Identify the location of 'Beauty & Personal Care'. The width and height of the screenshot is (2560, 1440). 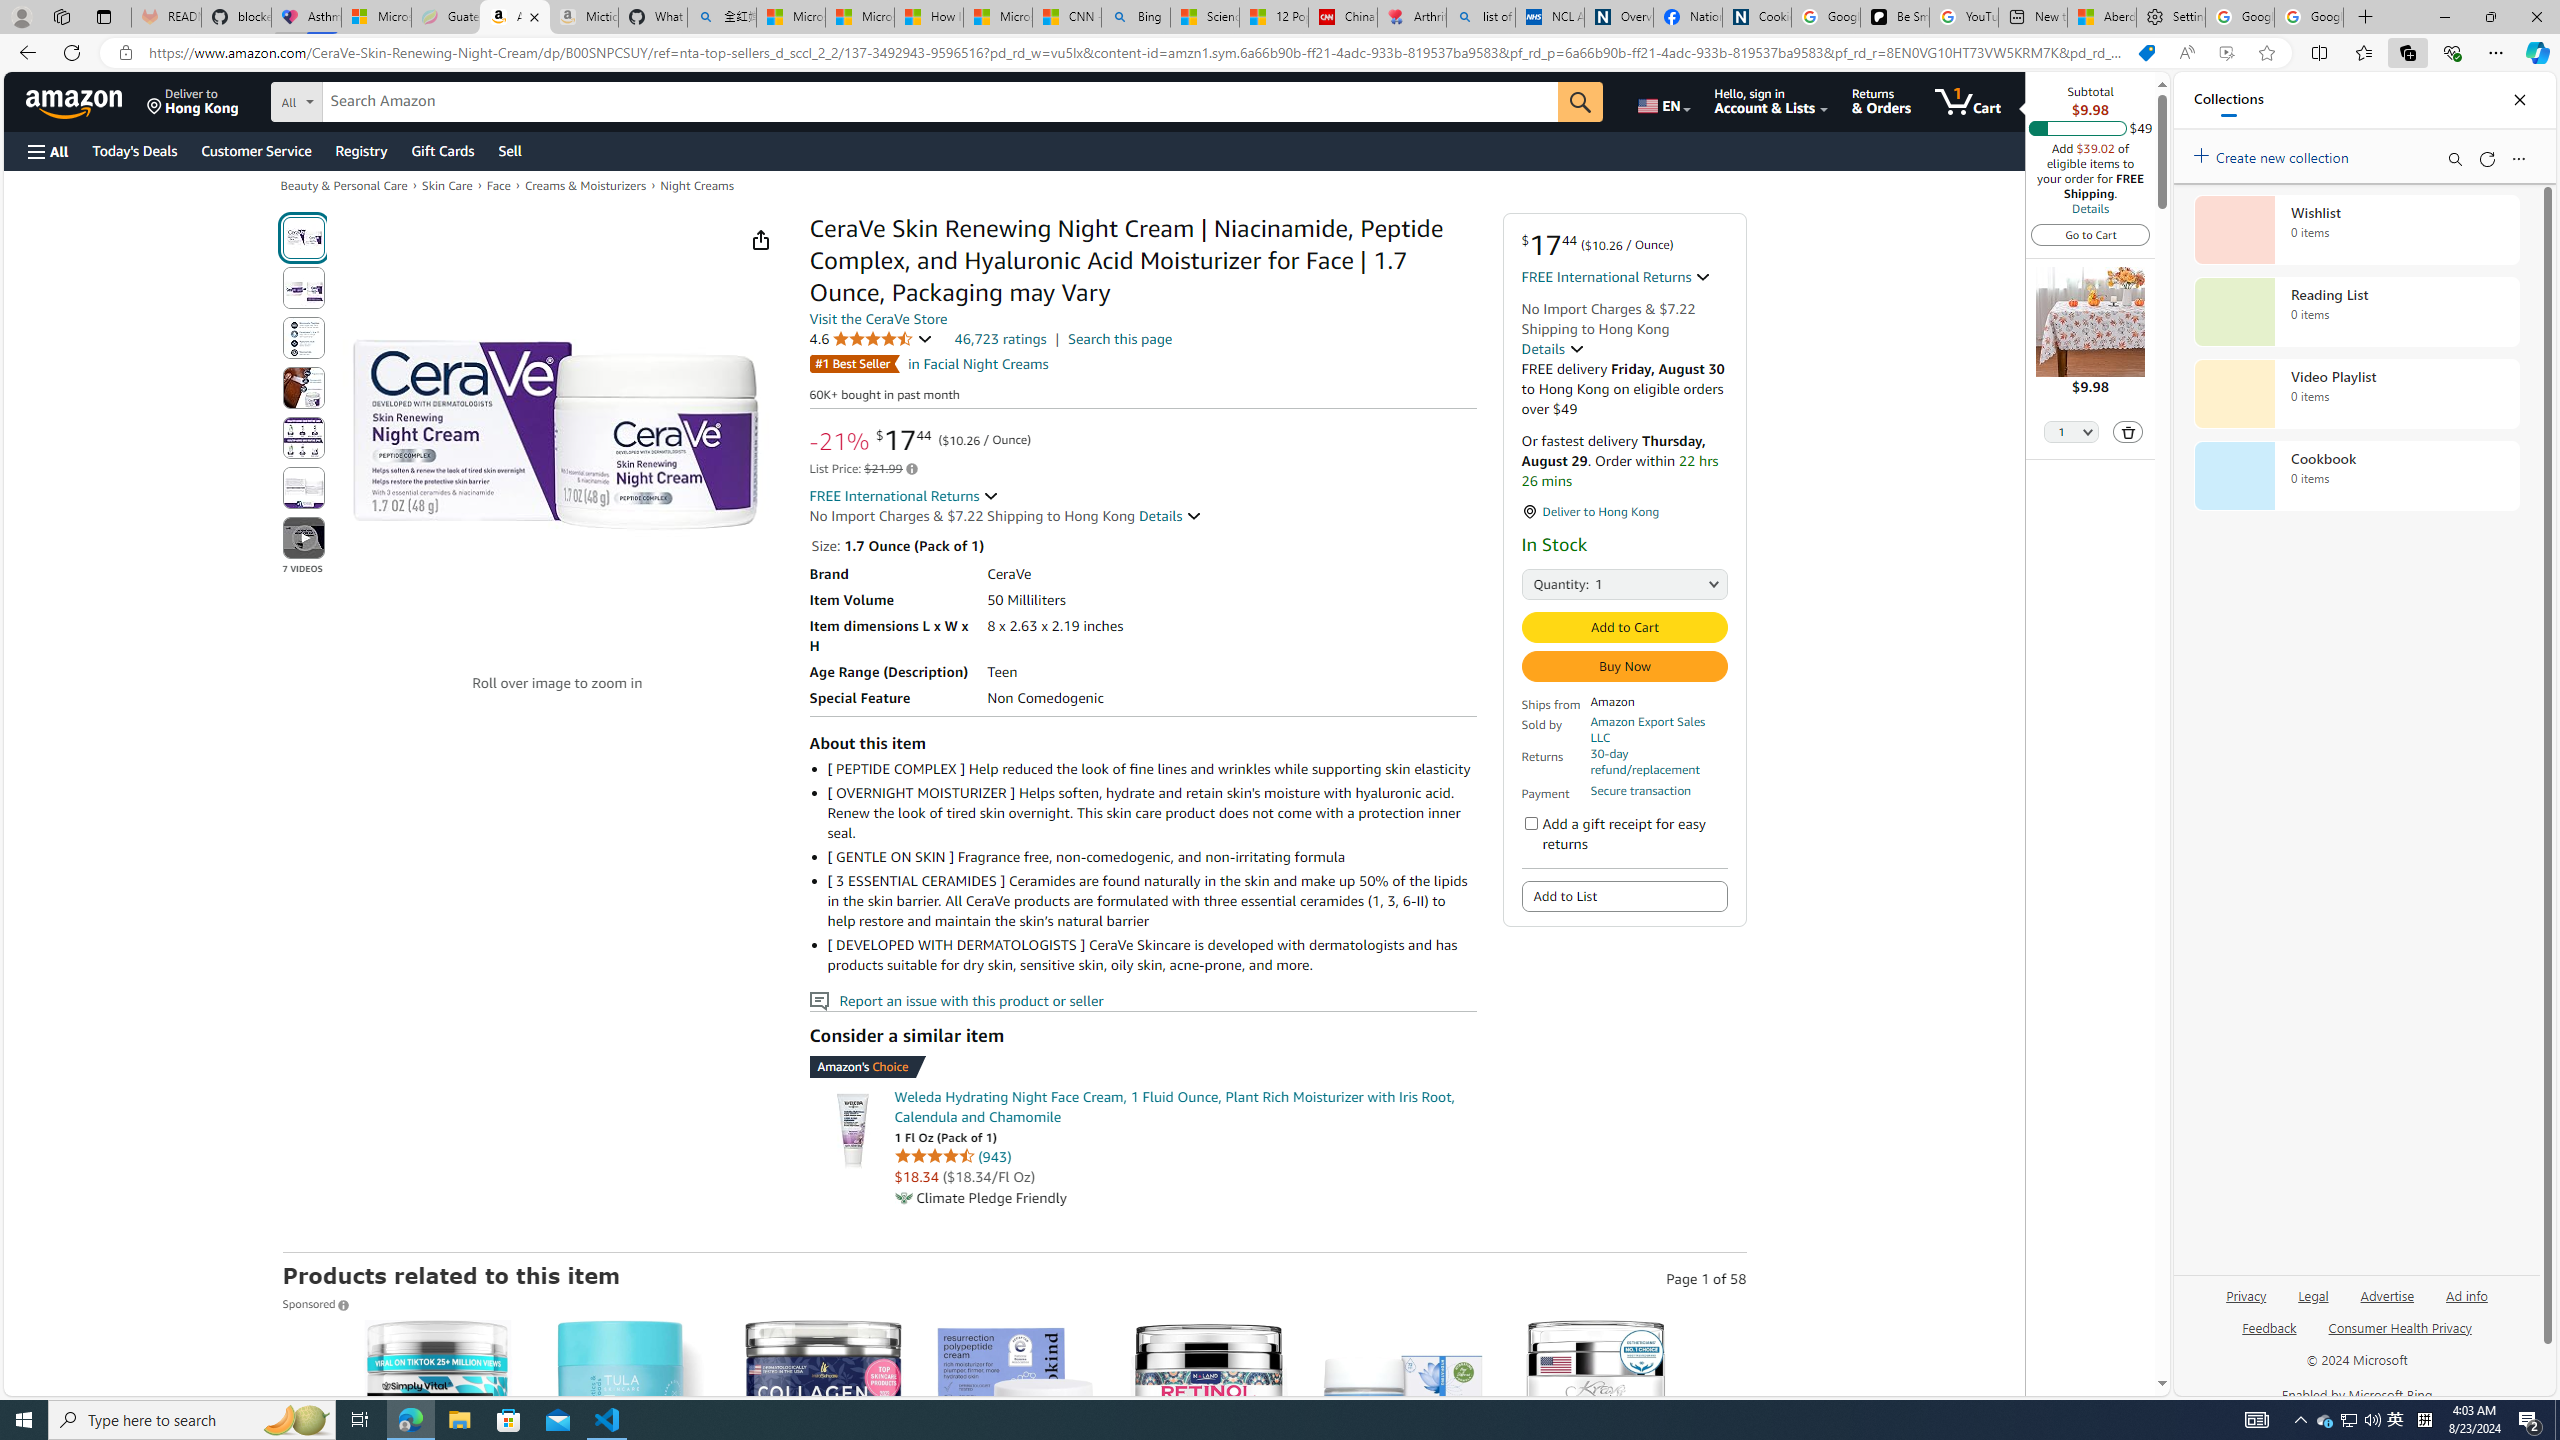
(342, 184).